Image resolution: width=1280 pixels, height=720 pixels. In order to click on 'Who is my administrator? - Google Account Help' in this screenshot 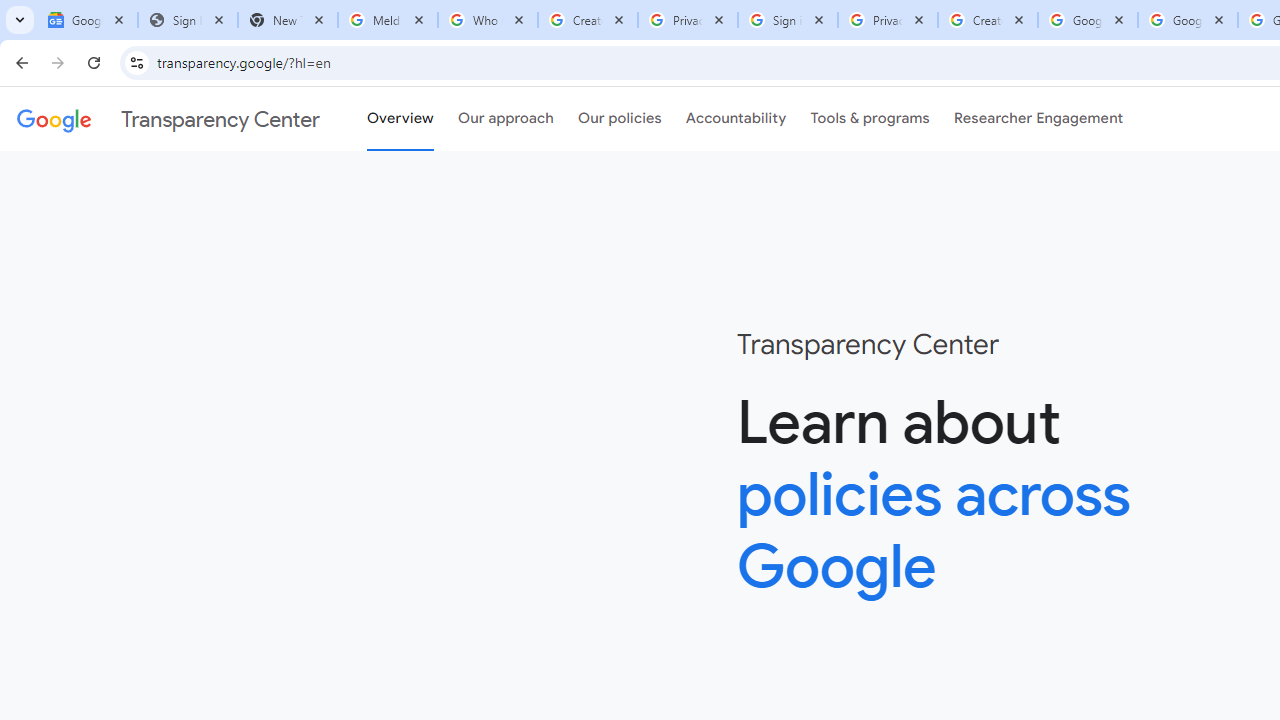, I will do `click(487, 20)`.